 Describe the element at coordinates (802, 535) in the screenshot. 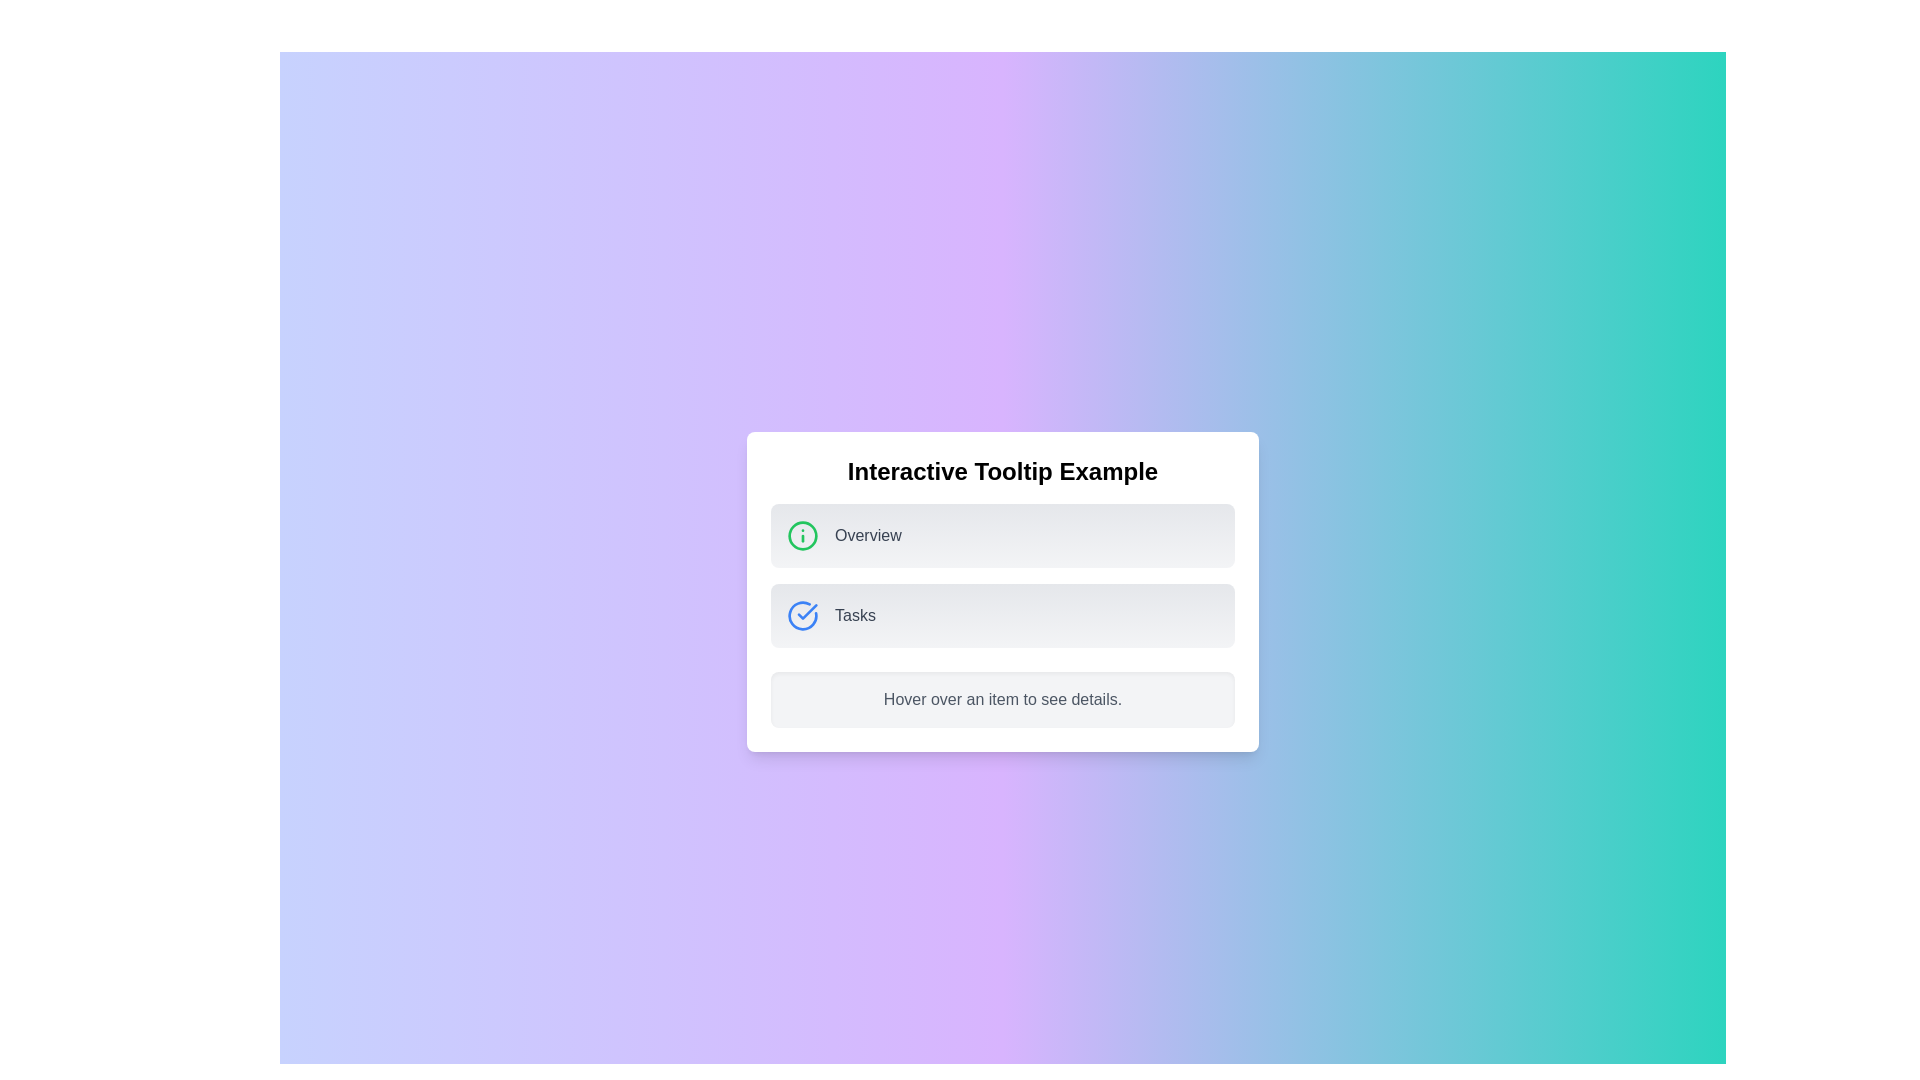

I see `the circular graphical element with a green stroke, which is centrally located within the information icon` at that location.